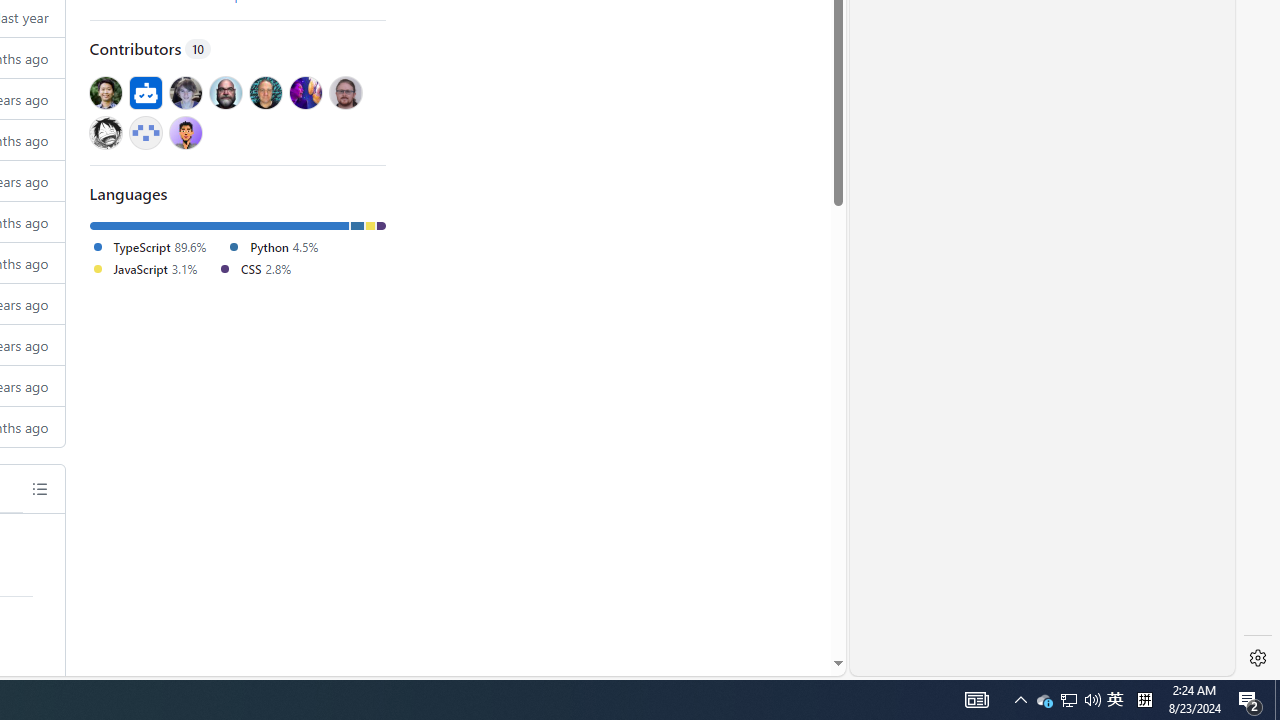 This screenshot has width=1280, height=720. I want to click on '@dependabot[bot]', so click(144, 92).